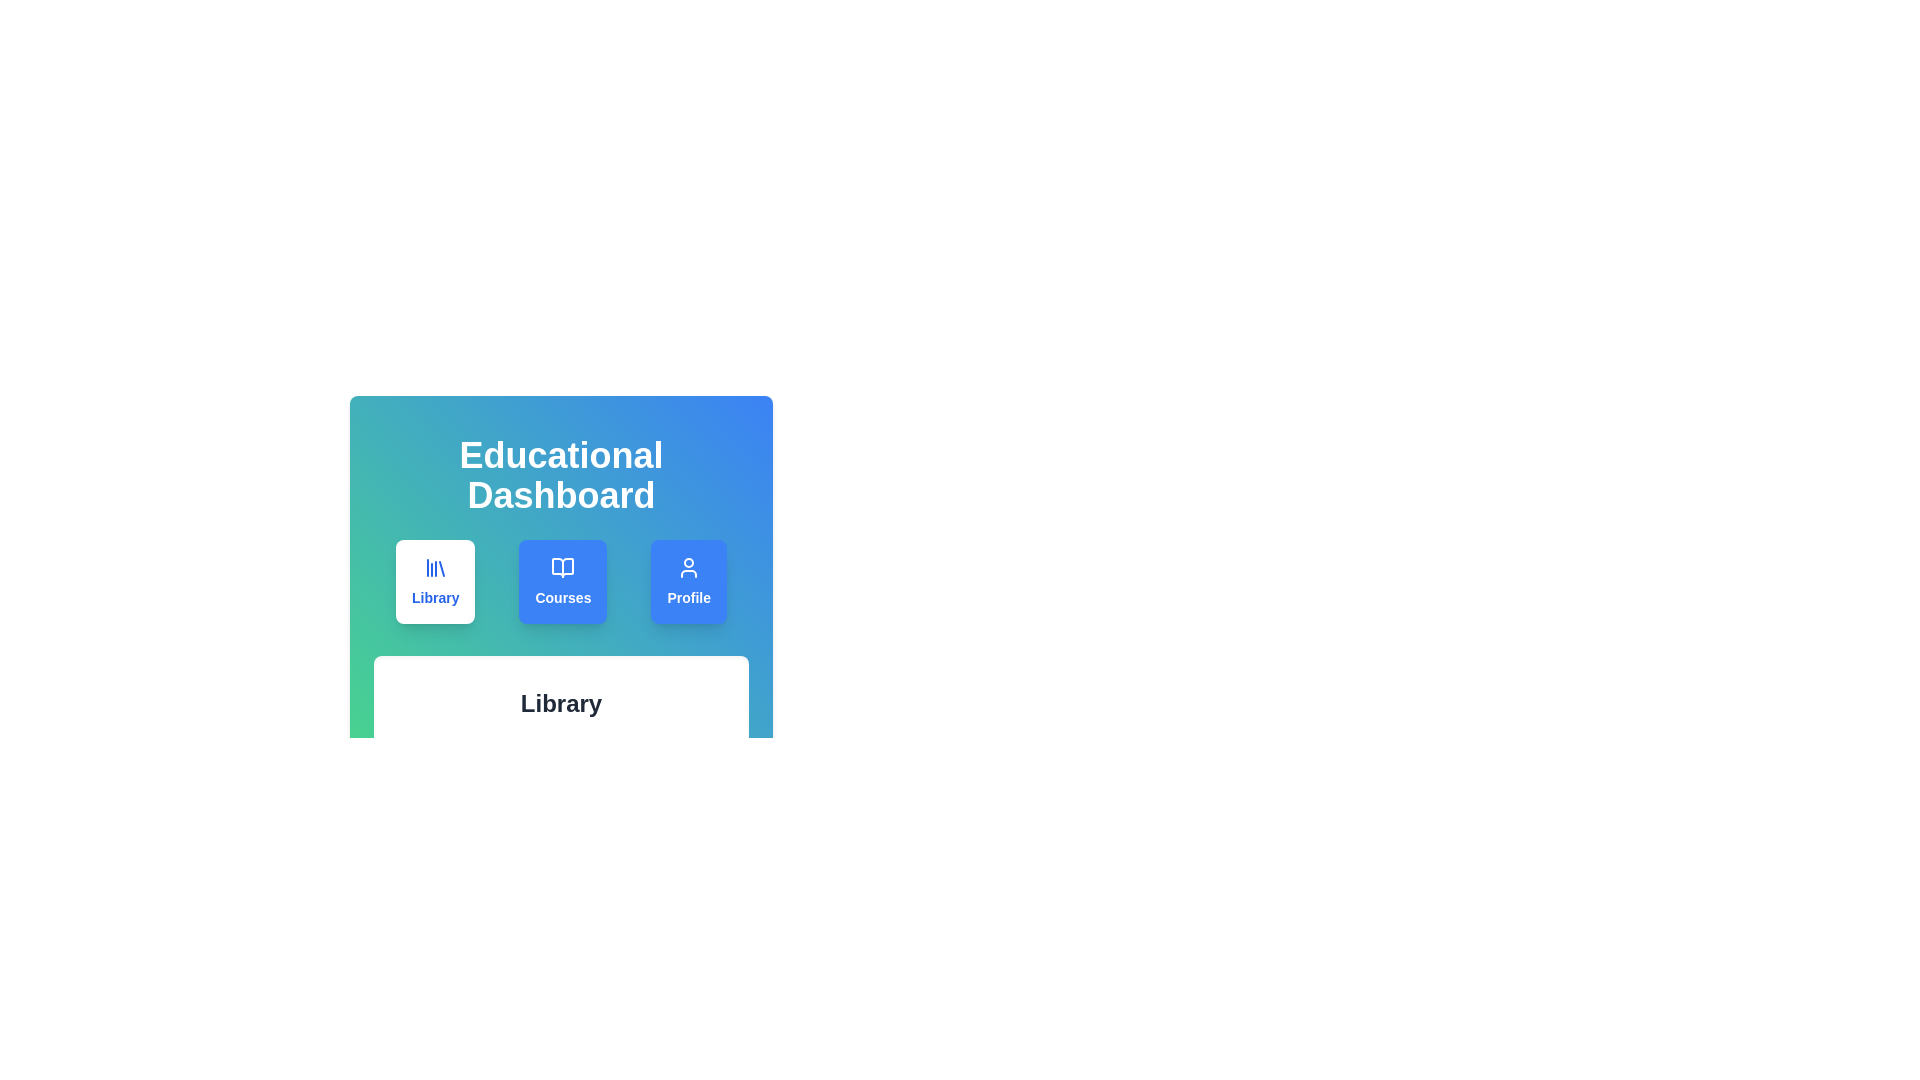 The image size is (1920, 1080). Describe the element at coordinates (689, 582) in the screenshot. I see `the Profile tab by clicking on its button` at that location.